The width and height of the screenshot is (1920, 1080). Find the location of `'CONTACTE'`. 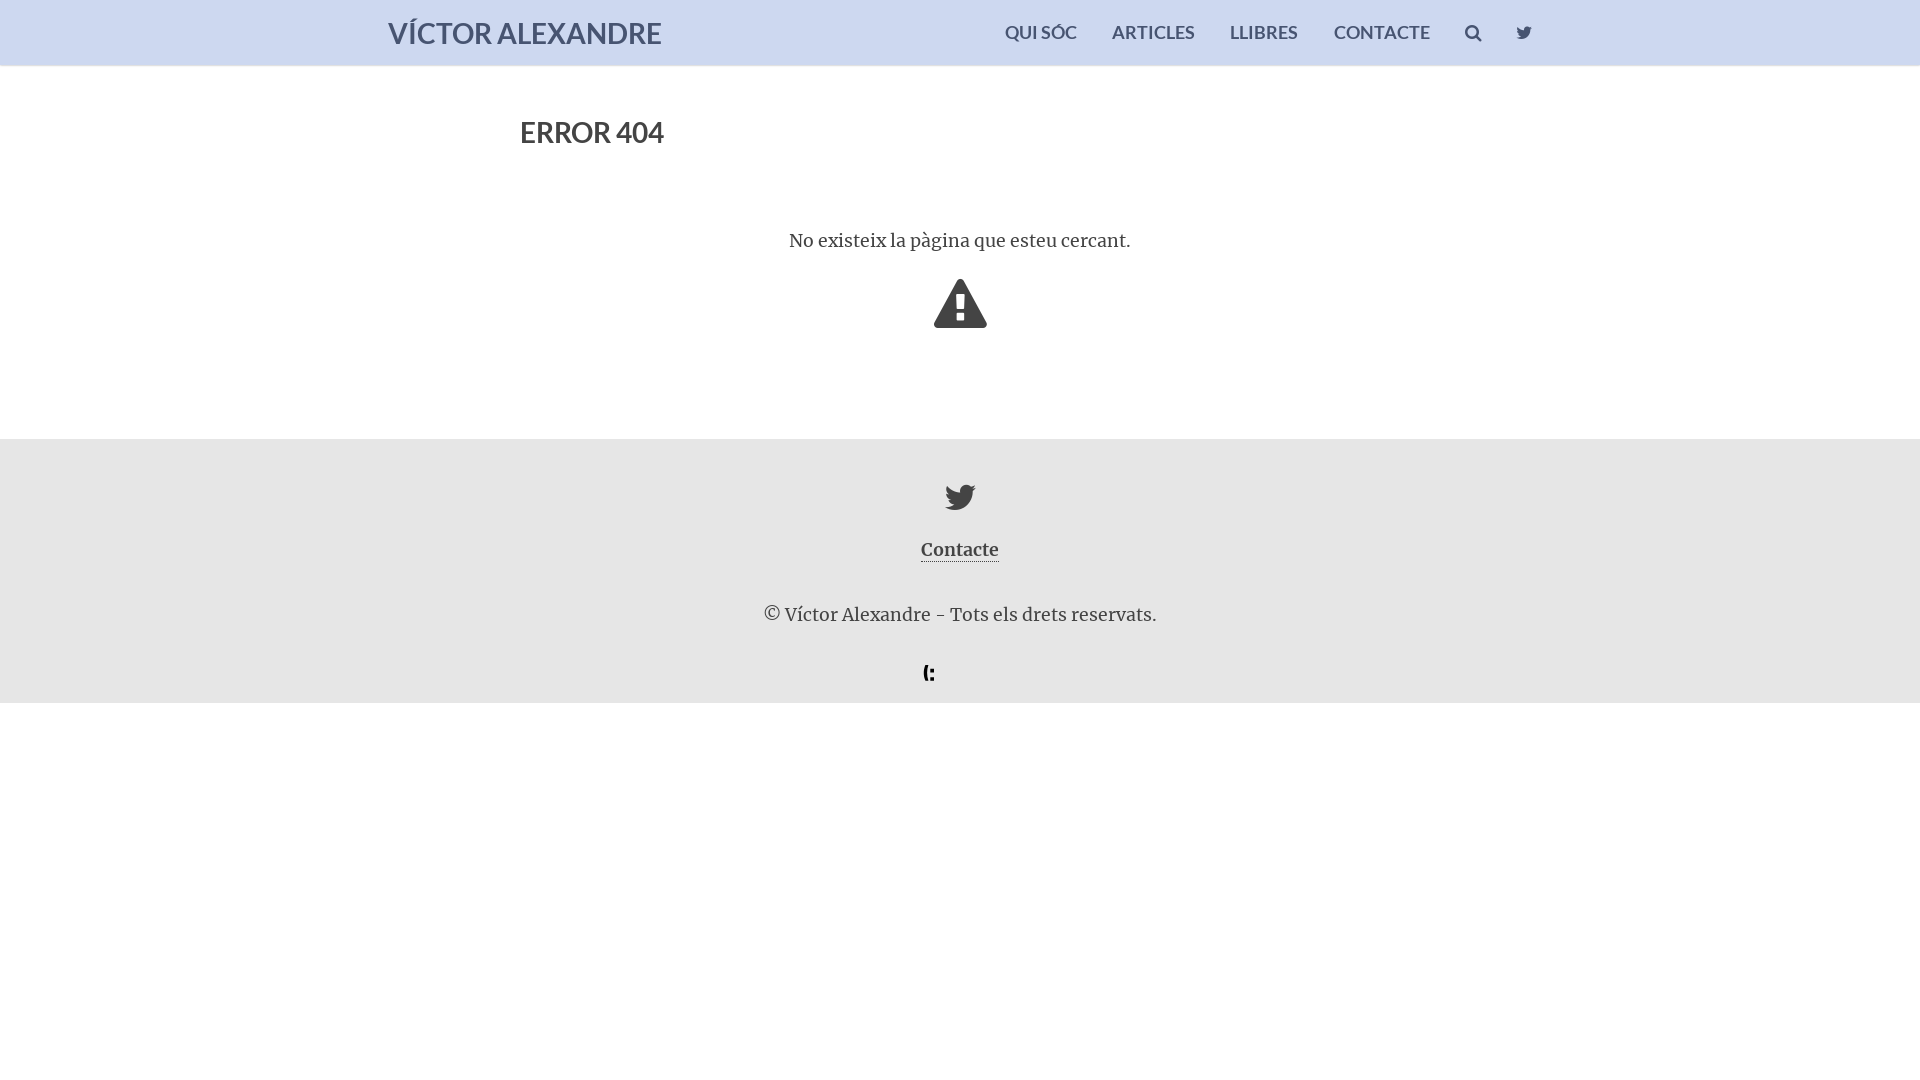

'CONTACTE' is located at coordinates (1334, 32).